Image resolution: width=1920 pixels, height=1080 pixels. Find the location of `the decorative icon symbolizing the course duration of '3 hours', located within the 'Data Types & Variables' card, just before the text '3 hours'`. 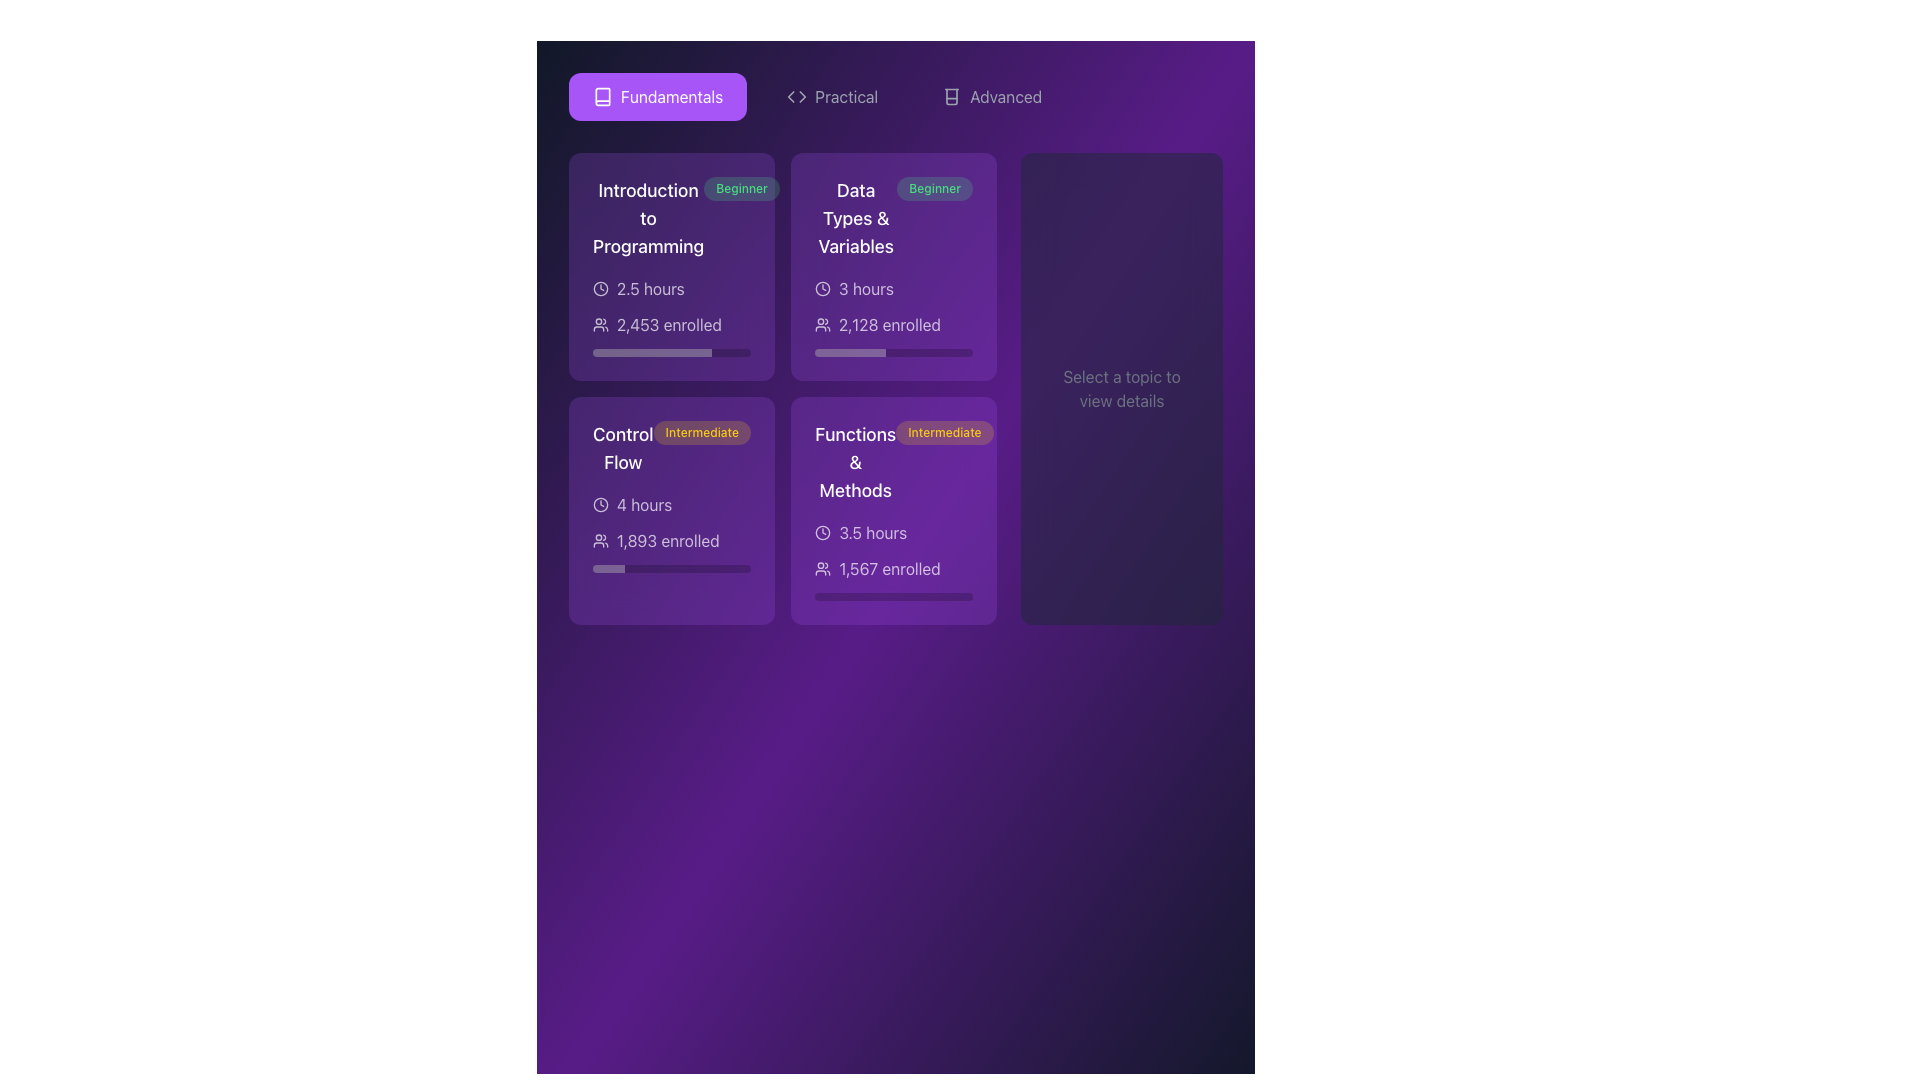

the decorative icon symbolizing the course duration of '3 hours', located within the 'Data Types & Variables' card, just before the text '3 hours' is located at coordinates (822, 289).